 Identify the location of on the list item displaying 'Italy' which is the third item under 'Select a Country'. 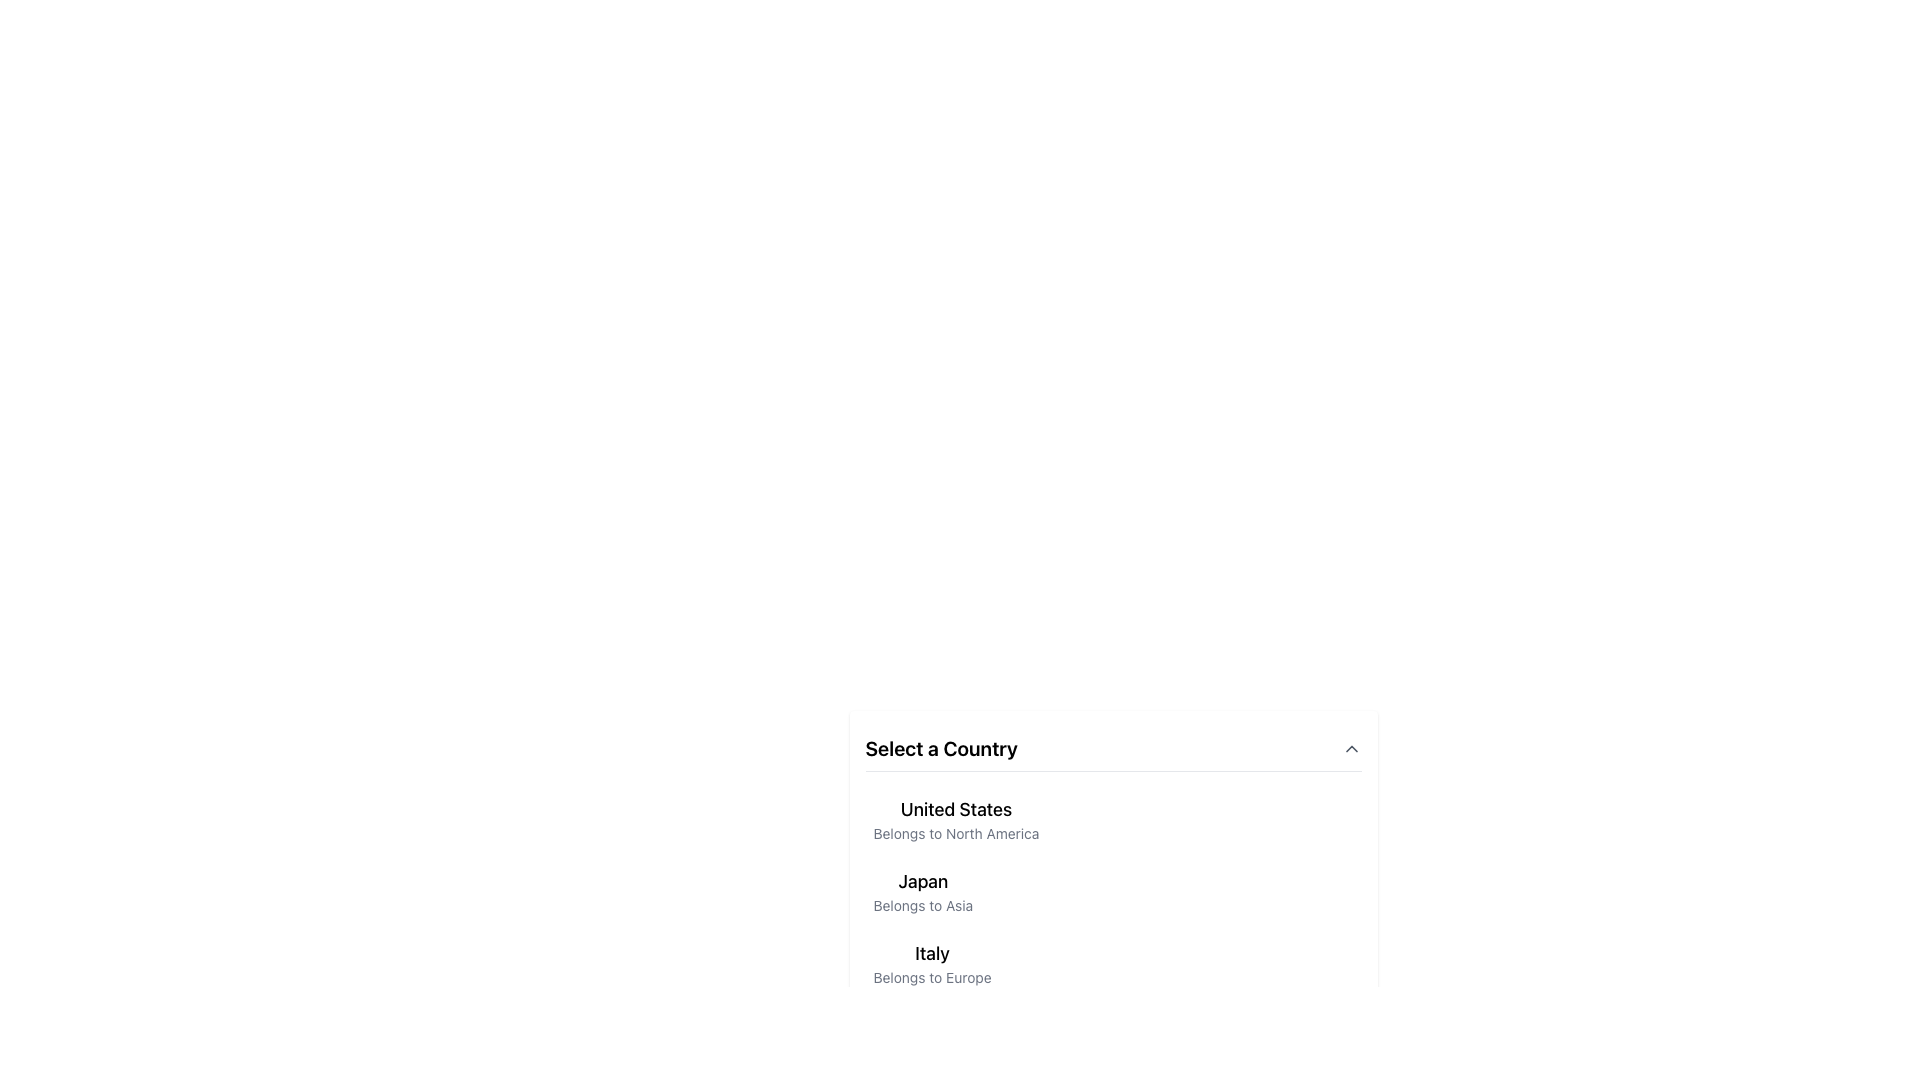
(931, 963).